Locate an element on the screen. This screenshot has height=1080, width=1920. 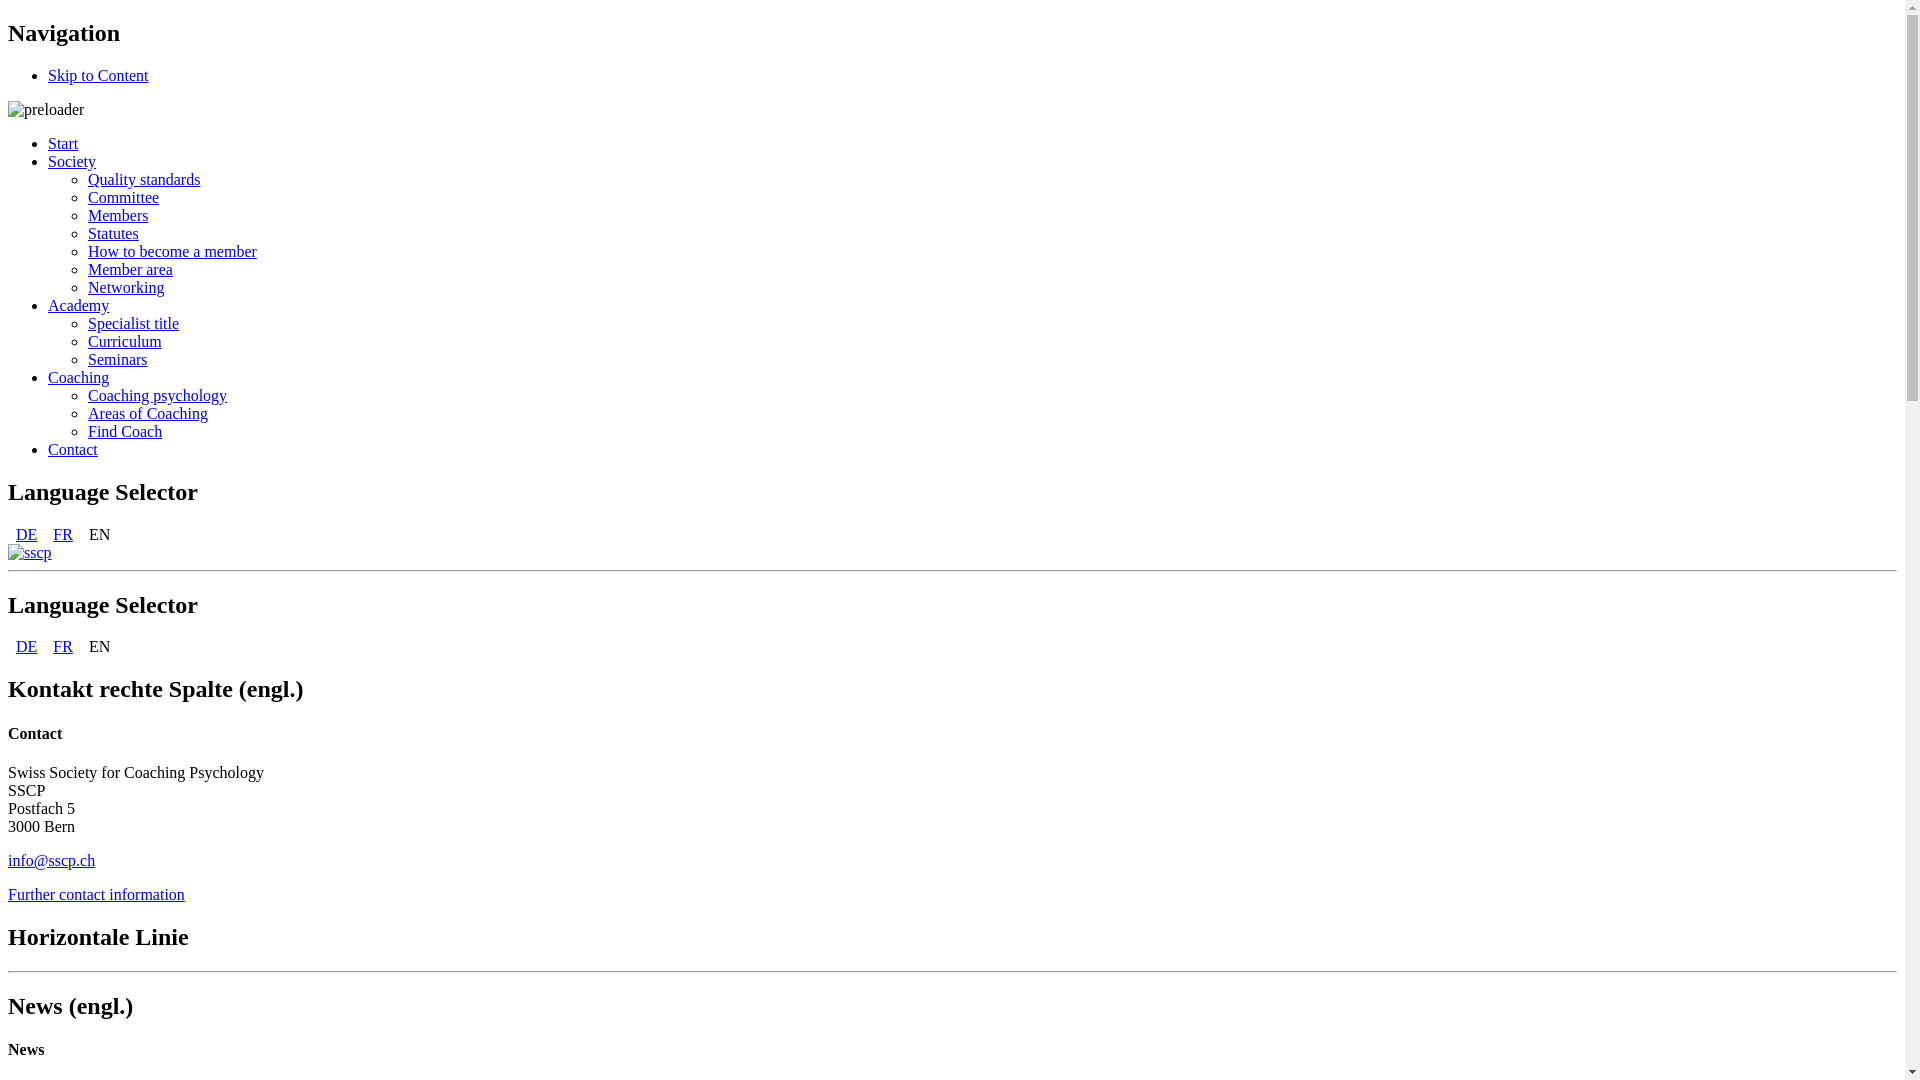
'Members' is located at coordinates (117, 215).